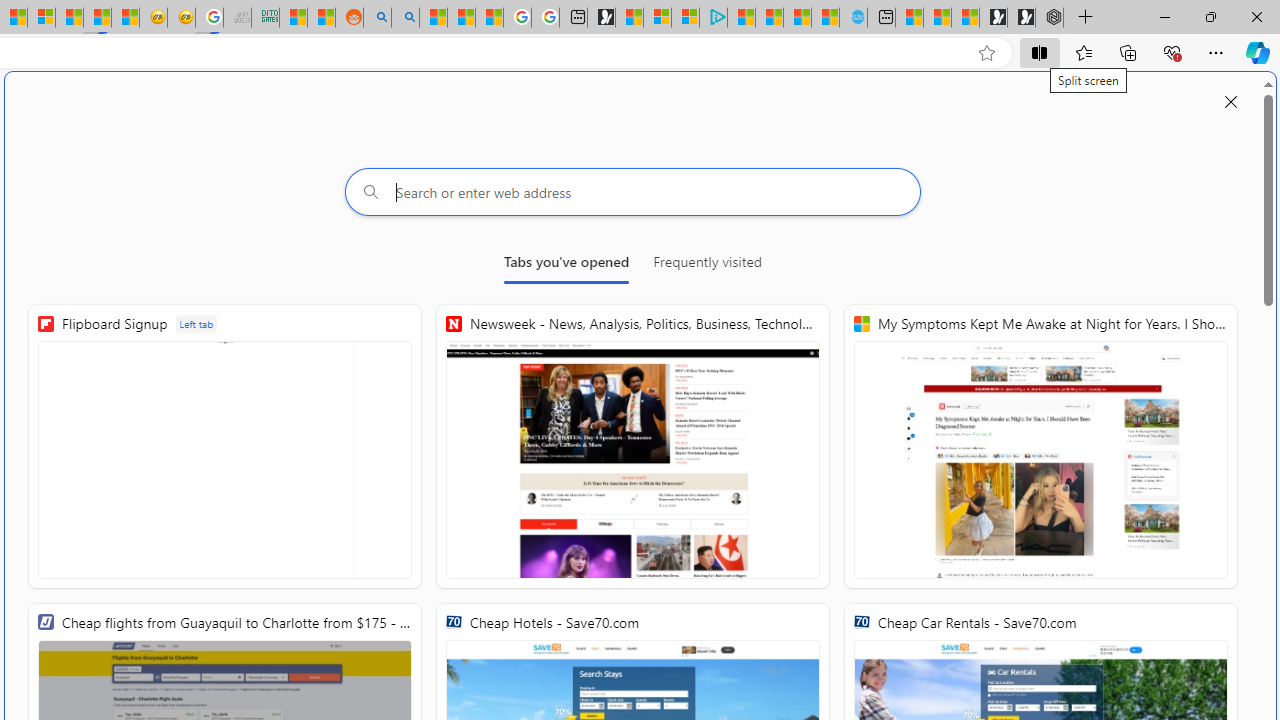 Image resolution: width=1280 pixels, height=720 pixels. Describe the element at coordinates (225, 445) in the screenshot. I see `'Flipboard Signup'` at that location.